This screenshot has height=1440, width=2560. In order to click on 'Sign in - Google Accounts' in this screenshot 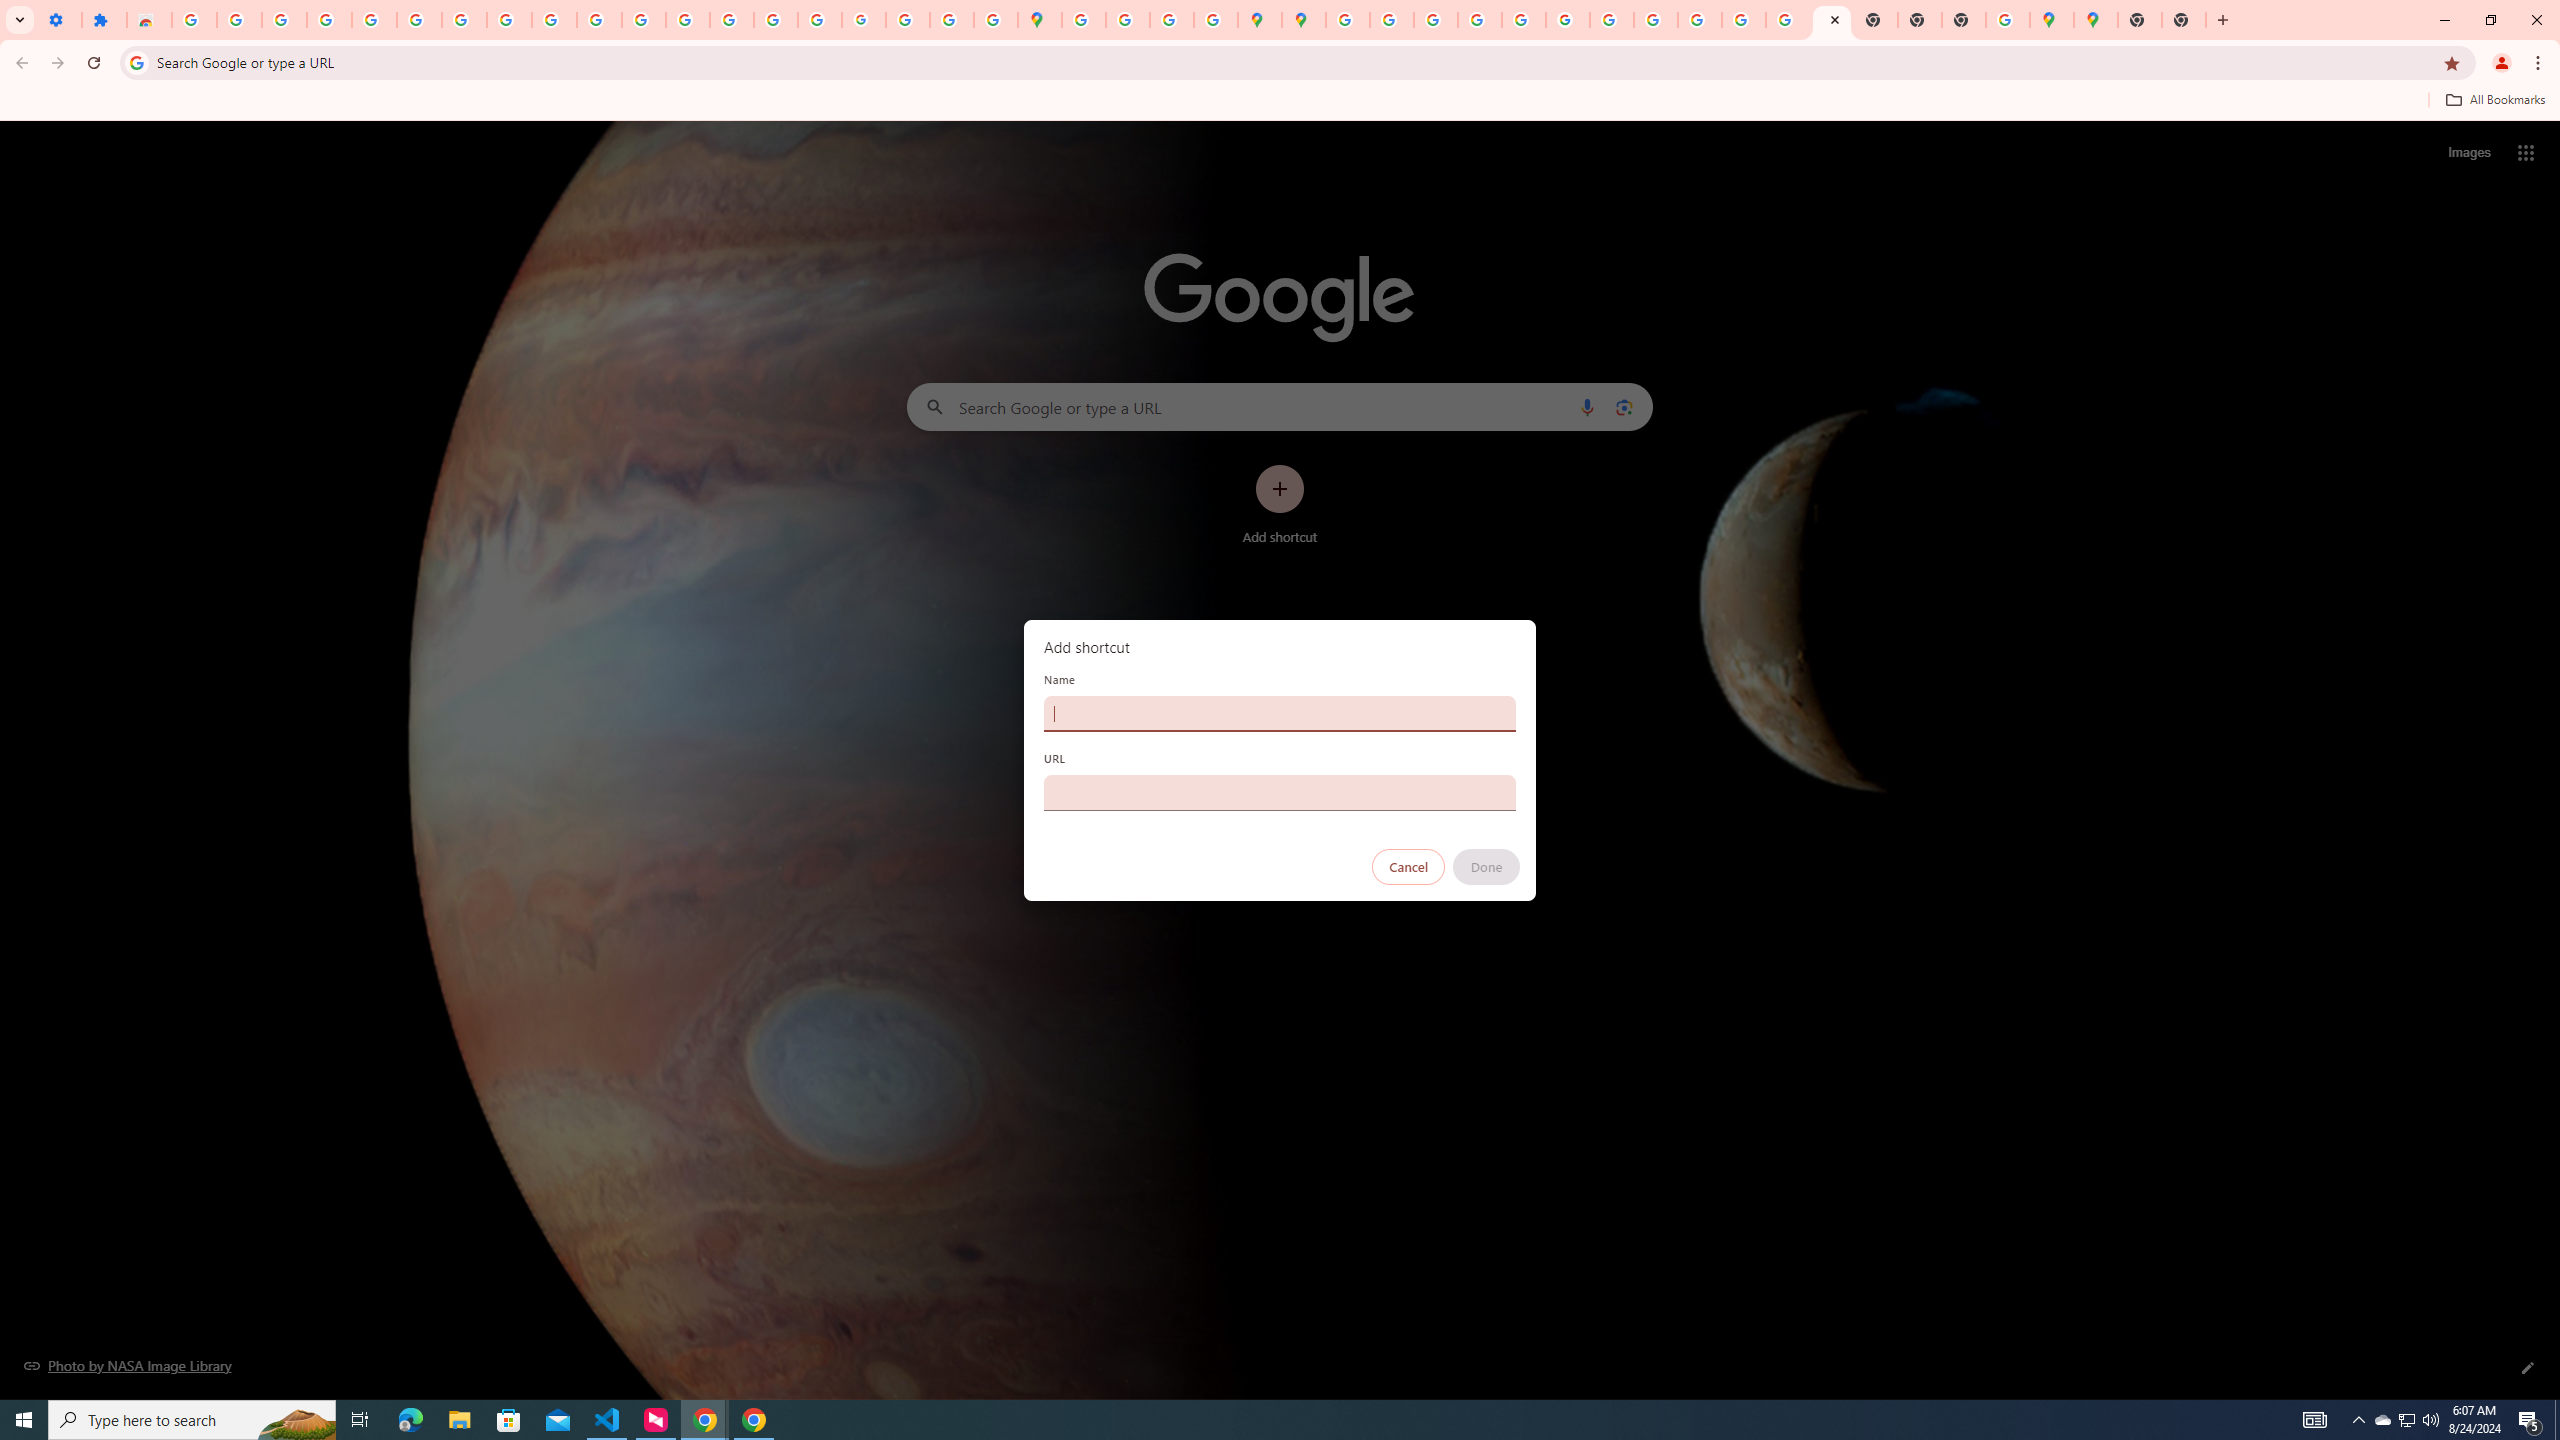, I will do `click(193, 19)`.